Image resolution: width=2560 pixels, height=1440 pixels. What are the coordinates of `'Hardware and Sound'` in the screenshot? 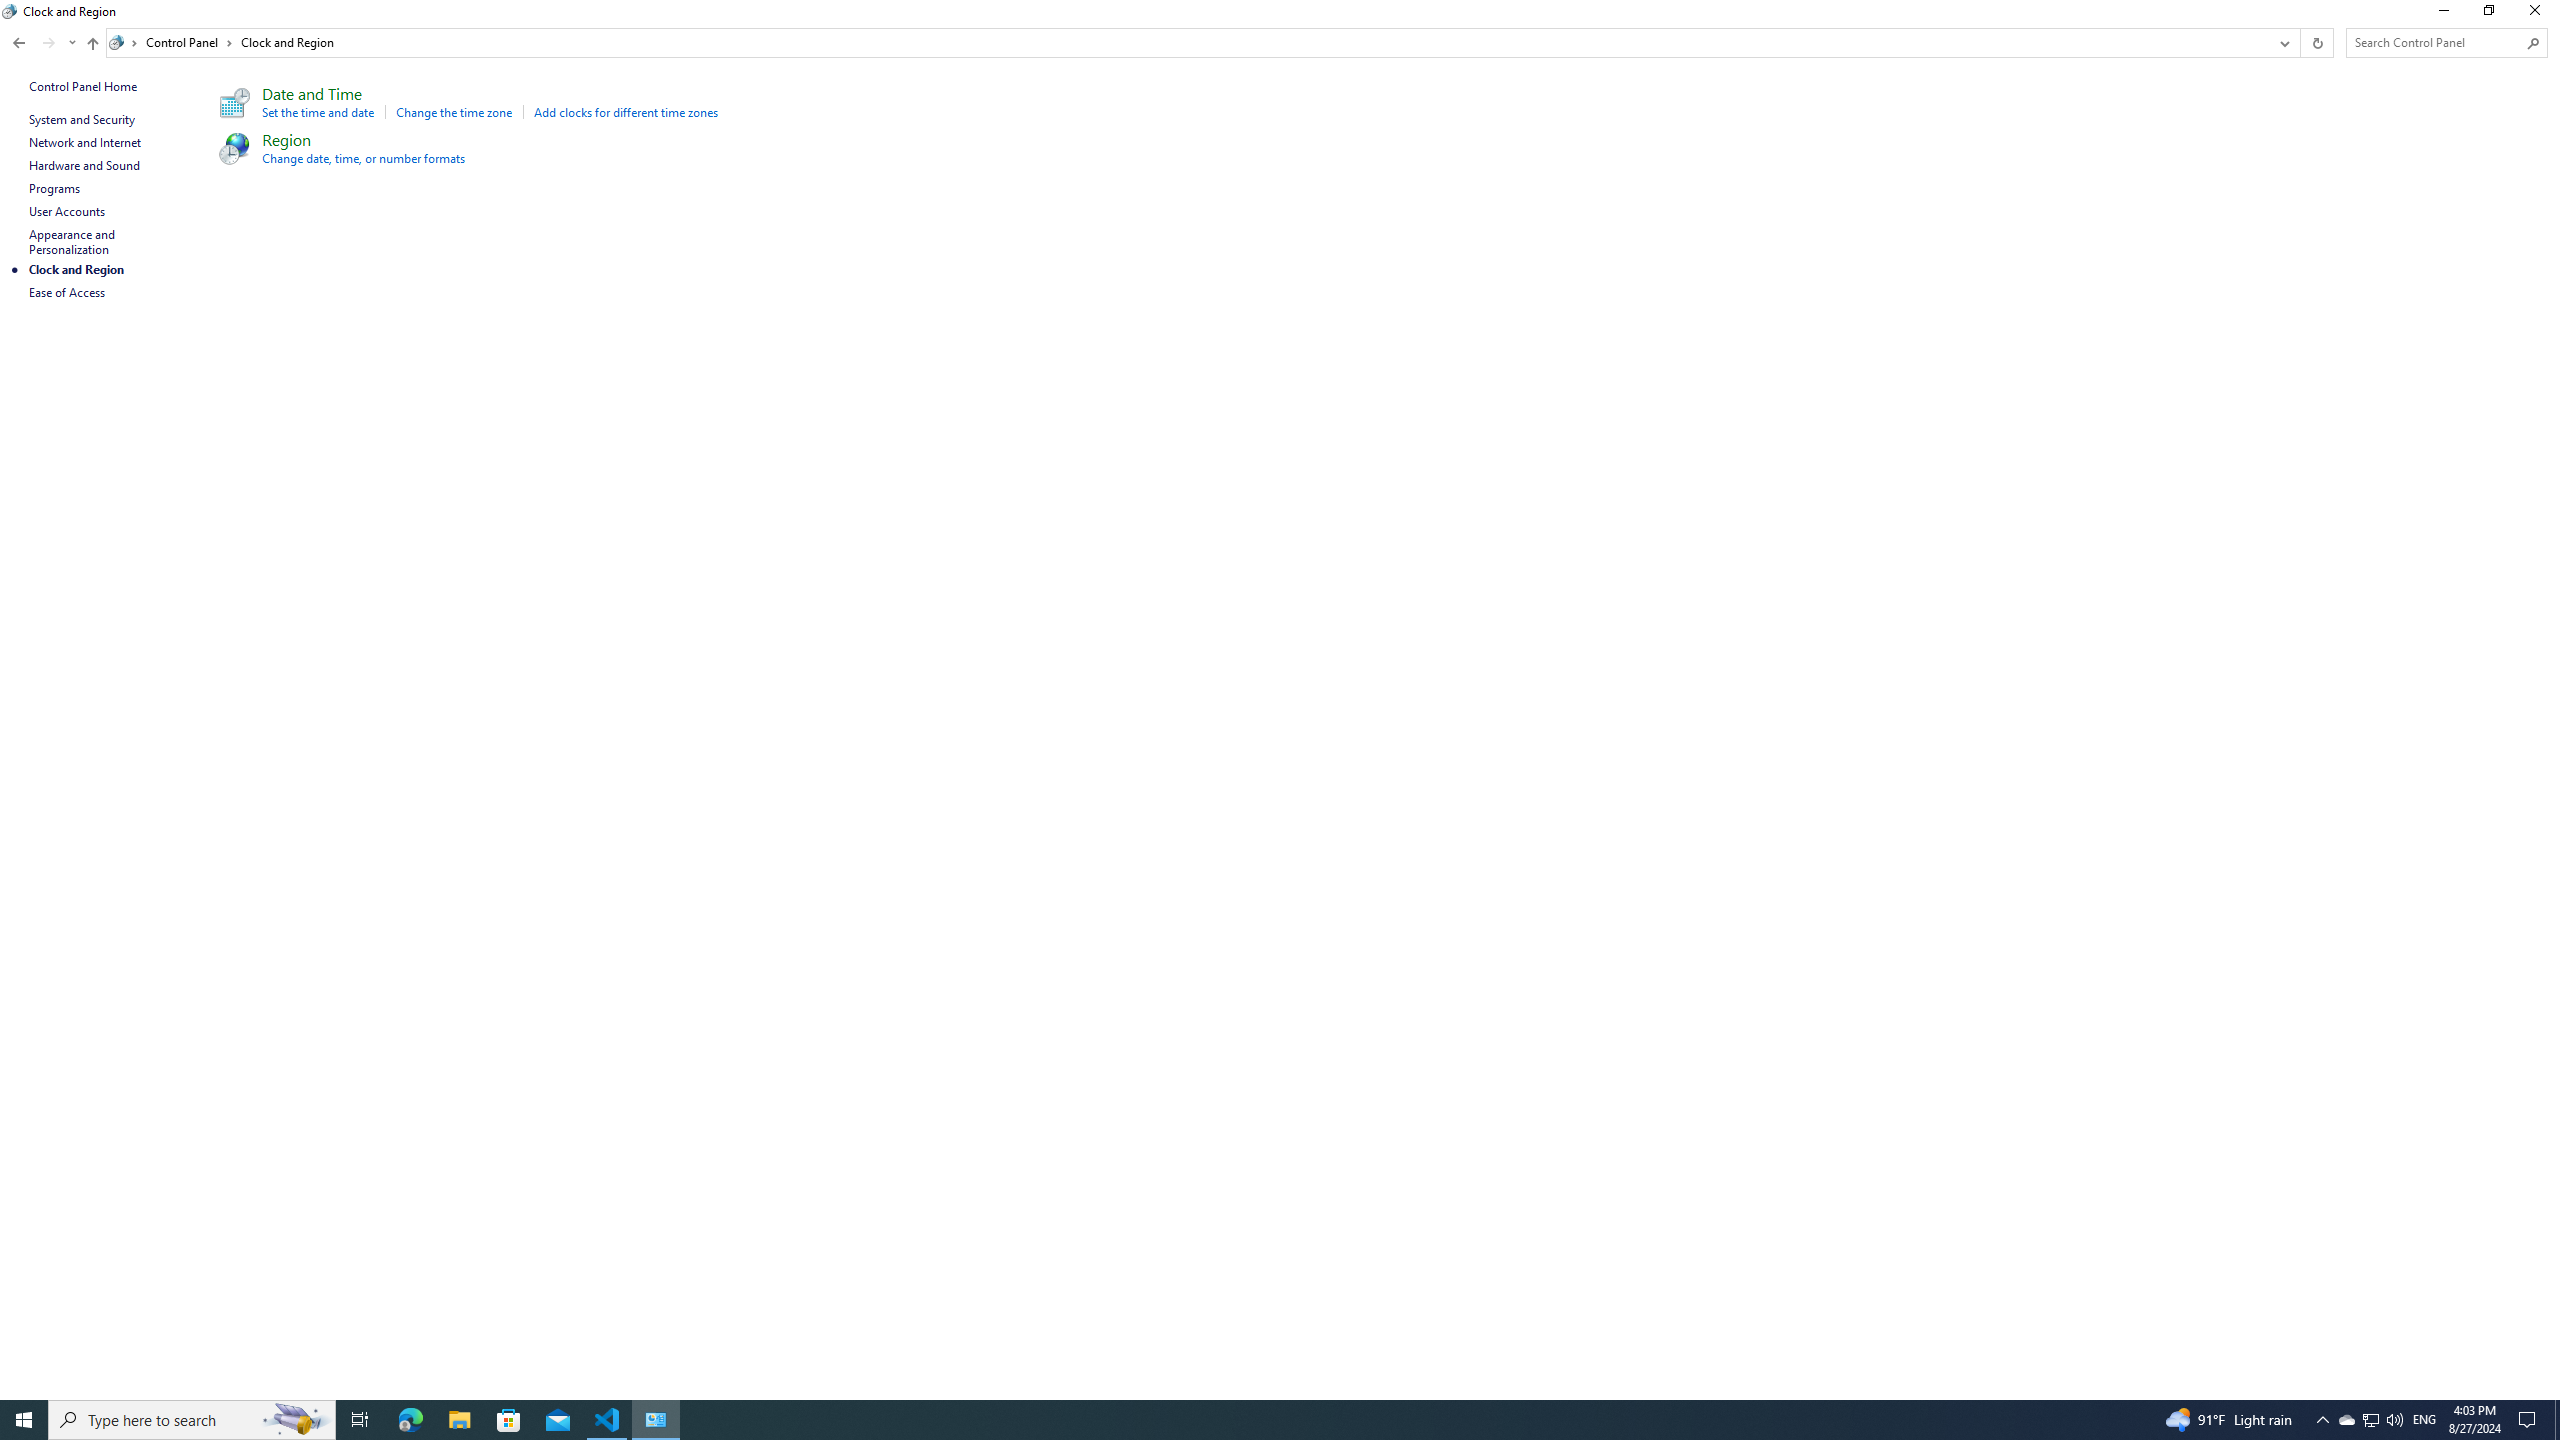 It's located at (83, 164).